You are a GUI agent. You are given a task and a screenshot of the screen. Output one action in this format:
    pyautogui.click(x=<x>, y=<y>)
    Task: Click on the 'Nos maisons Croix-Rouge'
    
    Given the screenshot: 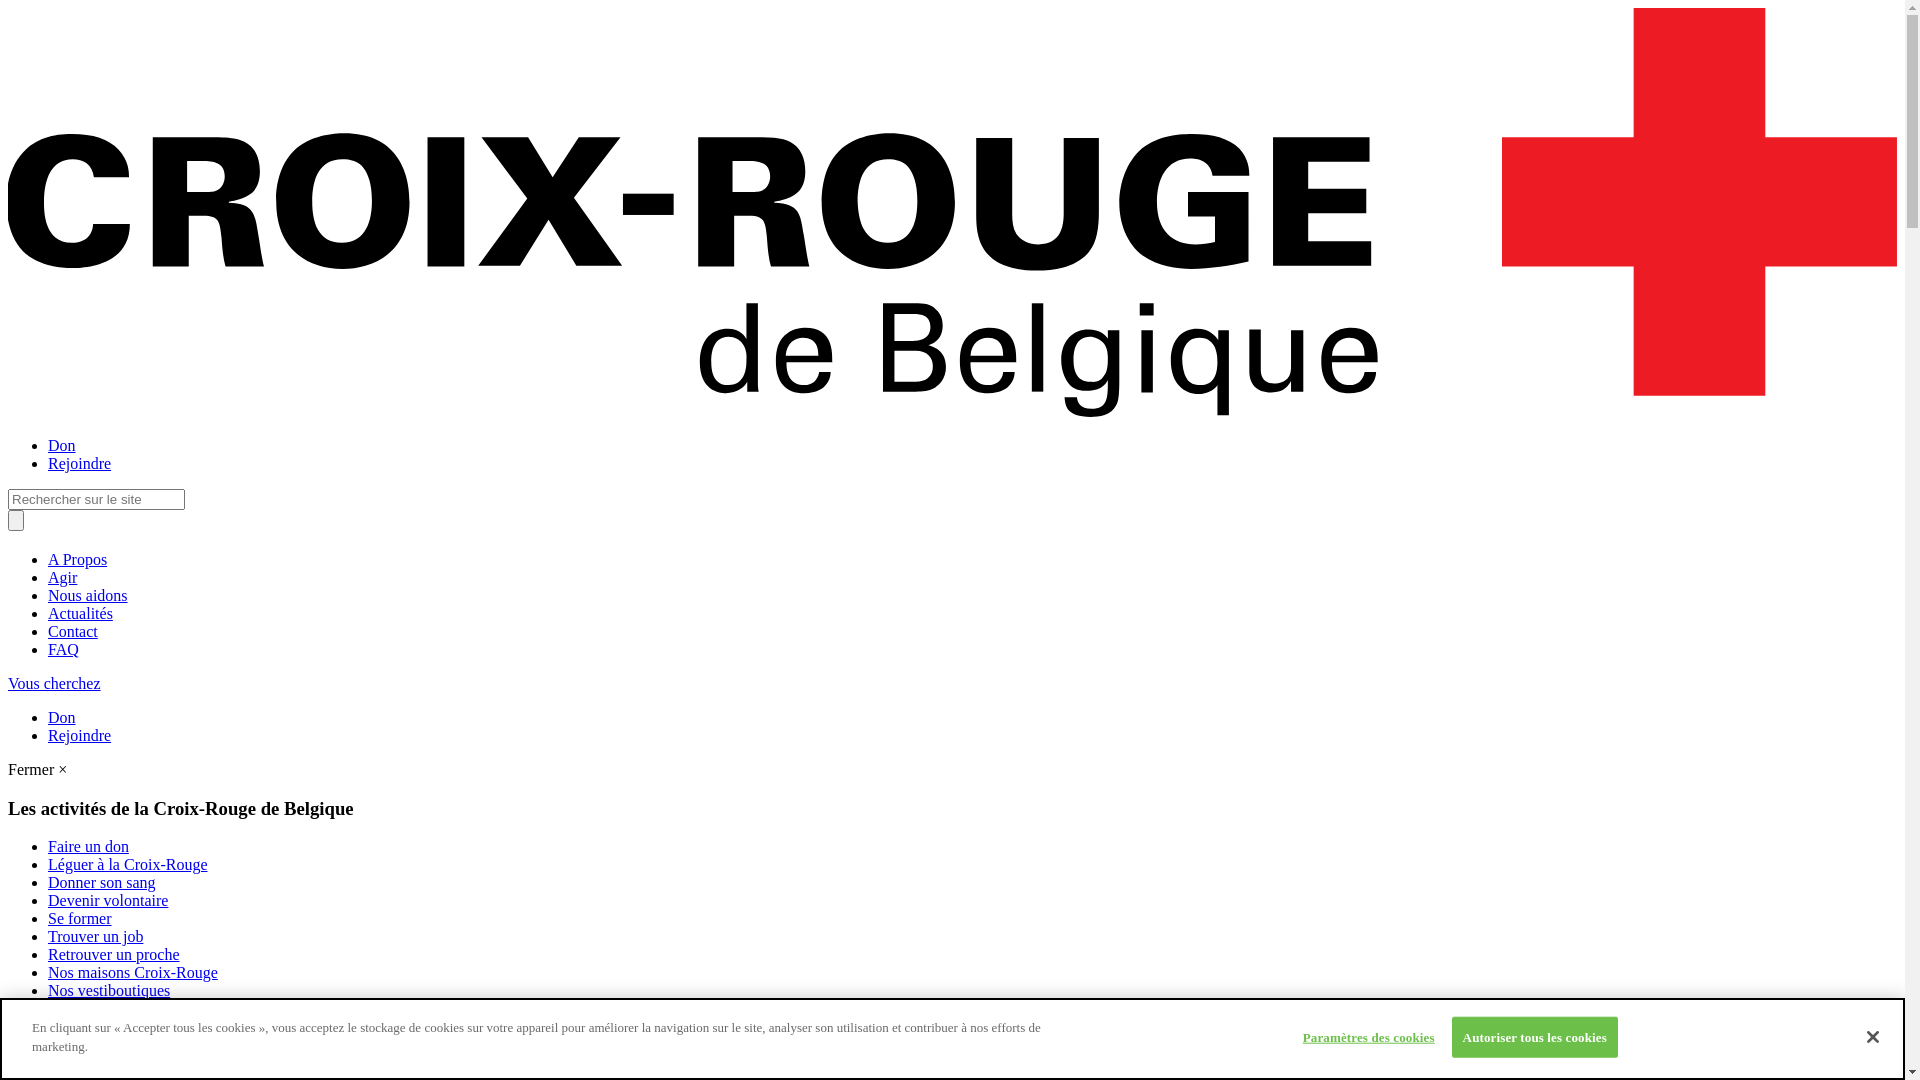 What is the action you would take?
    pyautogui.click(x=132, y=971)
    